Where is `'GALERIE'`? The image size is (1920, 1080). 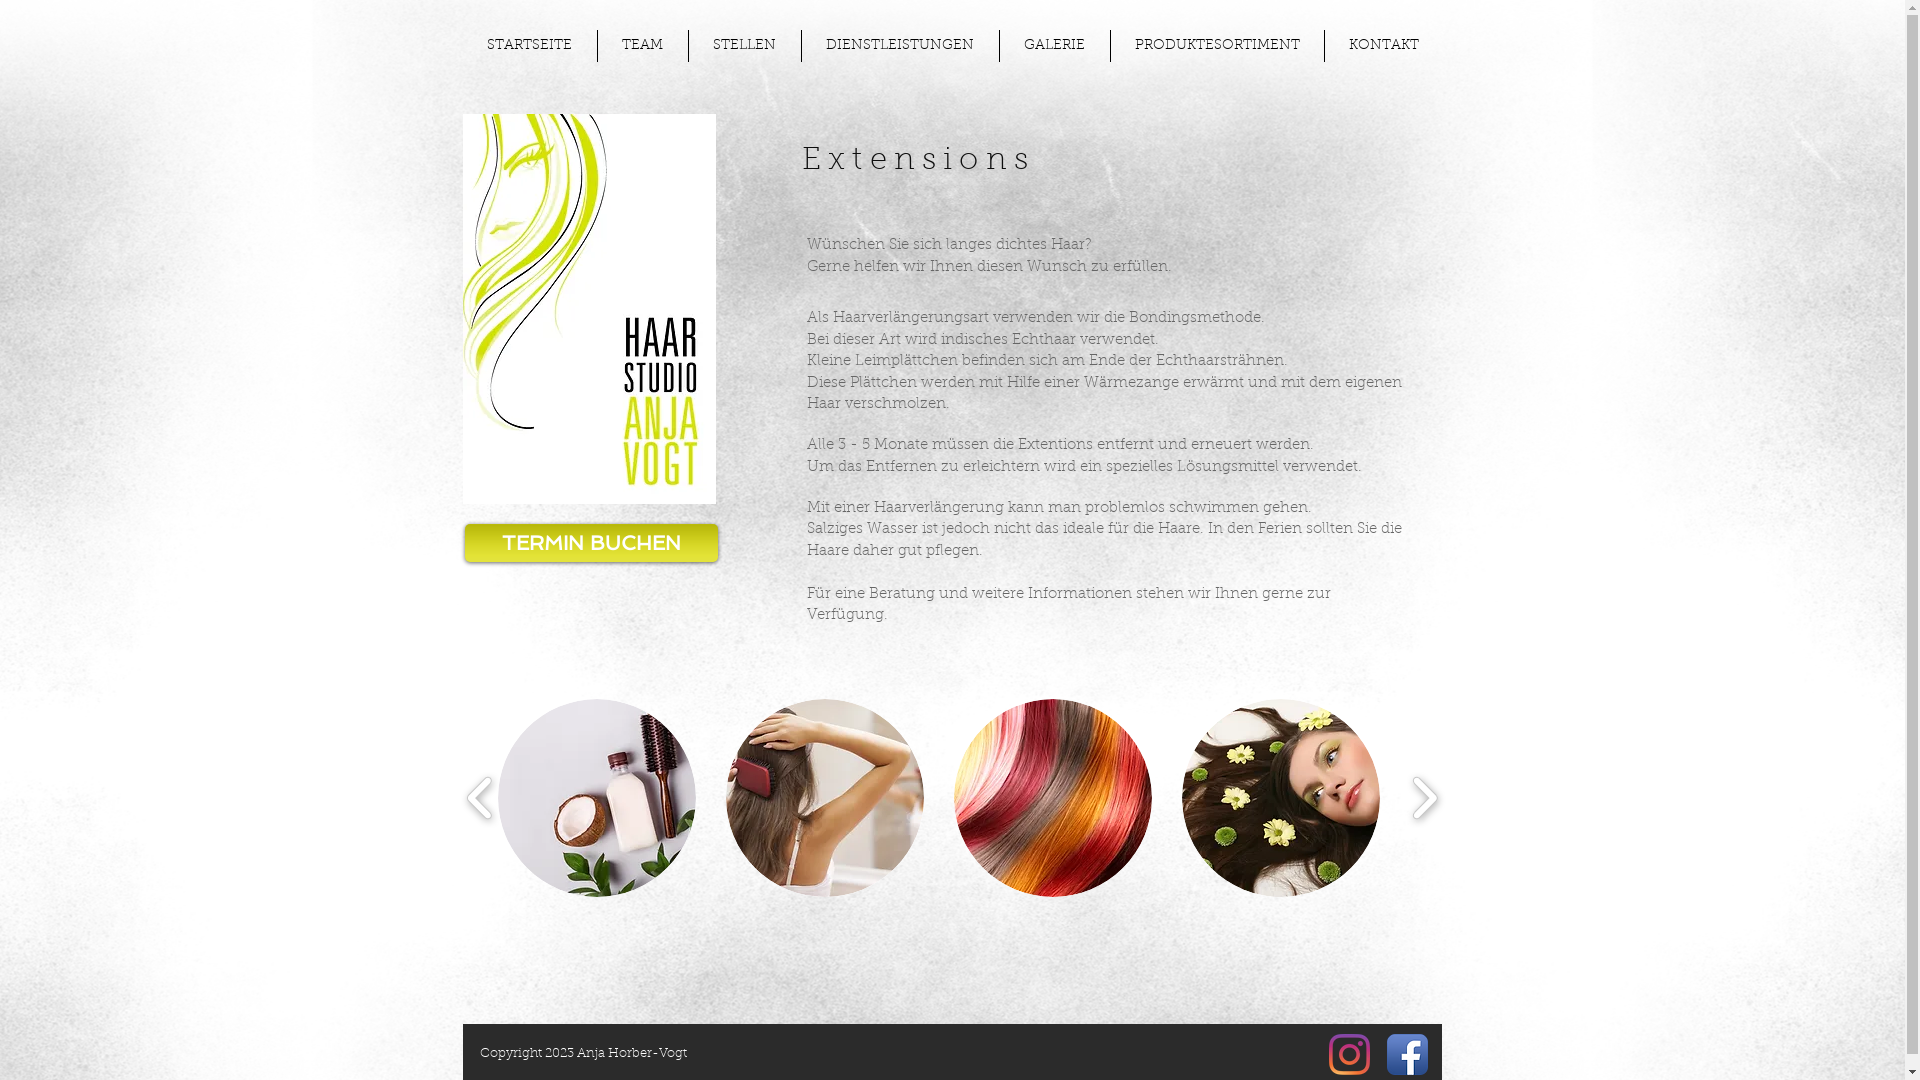 'GALERIE' is located at coordinates (1054, 45).